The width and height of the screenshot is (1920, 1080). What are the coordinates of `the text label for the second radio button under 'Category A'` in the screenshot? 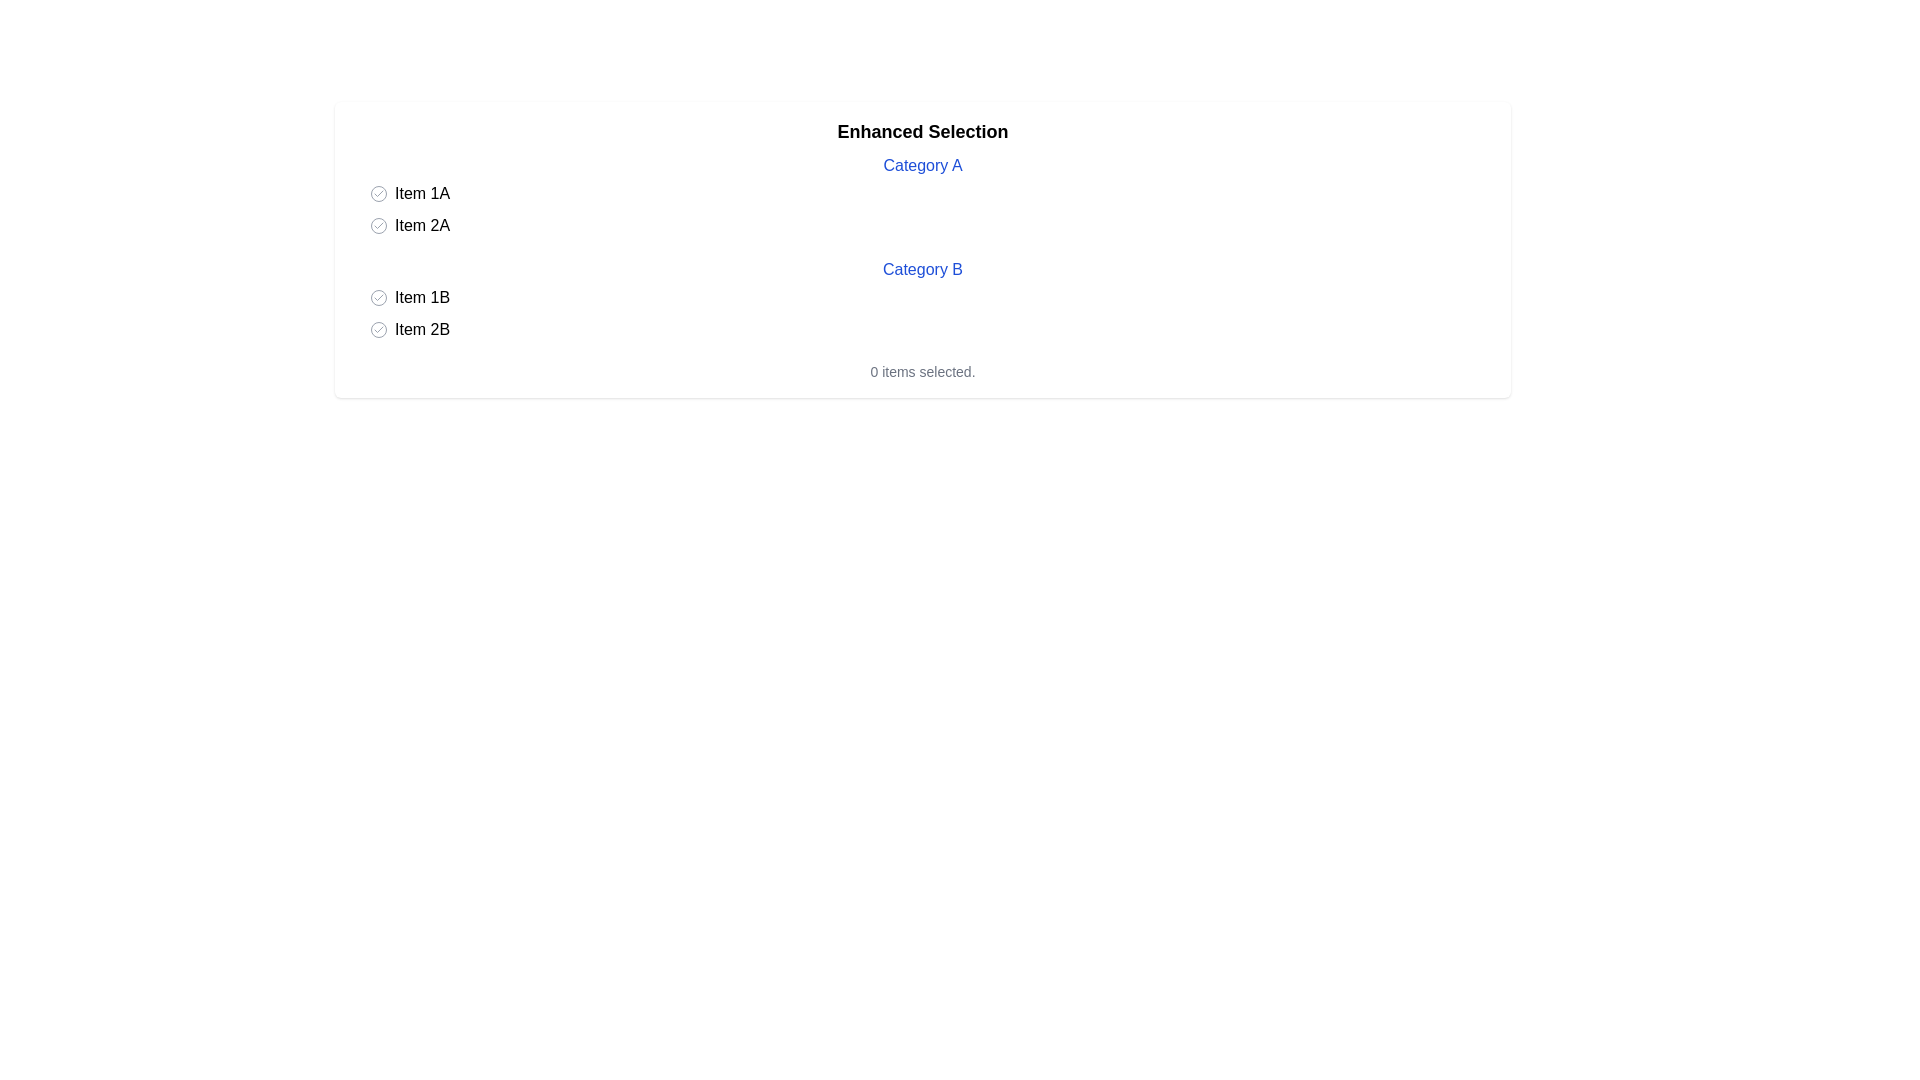 It's located at (421, 225).